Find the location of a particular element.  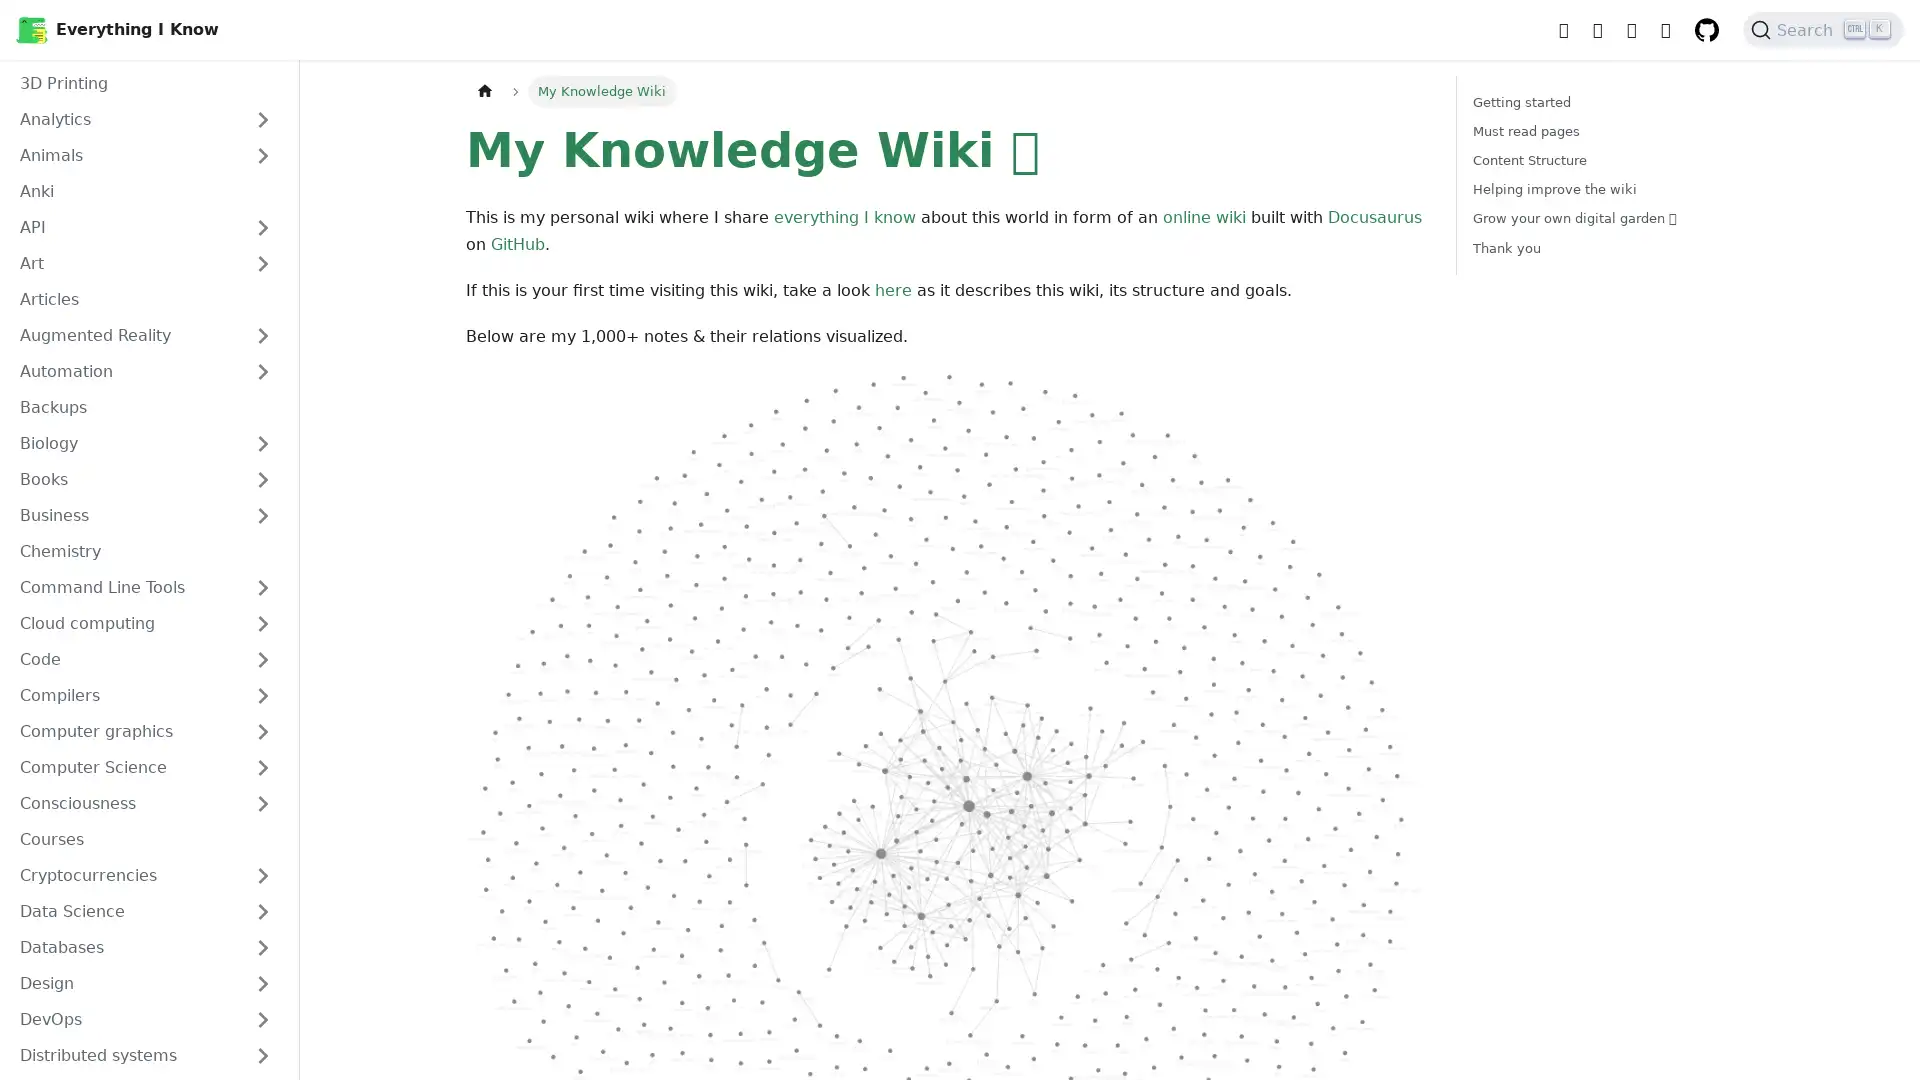

Toggle the collapsible sidebar category 'Databases' is located at coordinates (262, 947).